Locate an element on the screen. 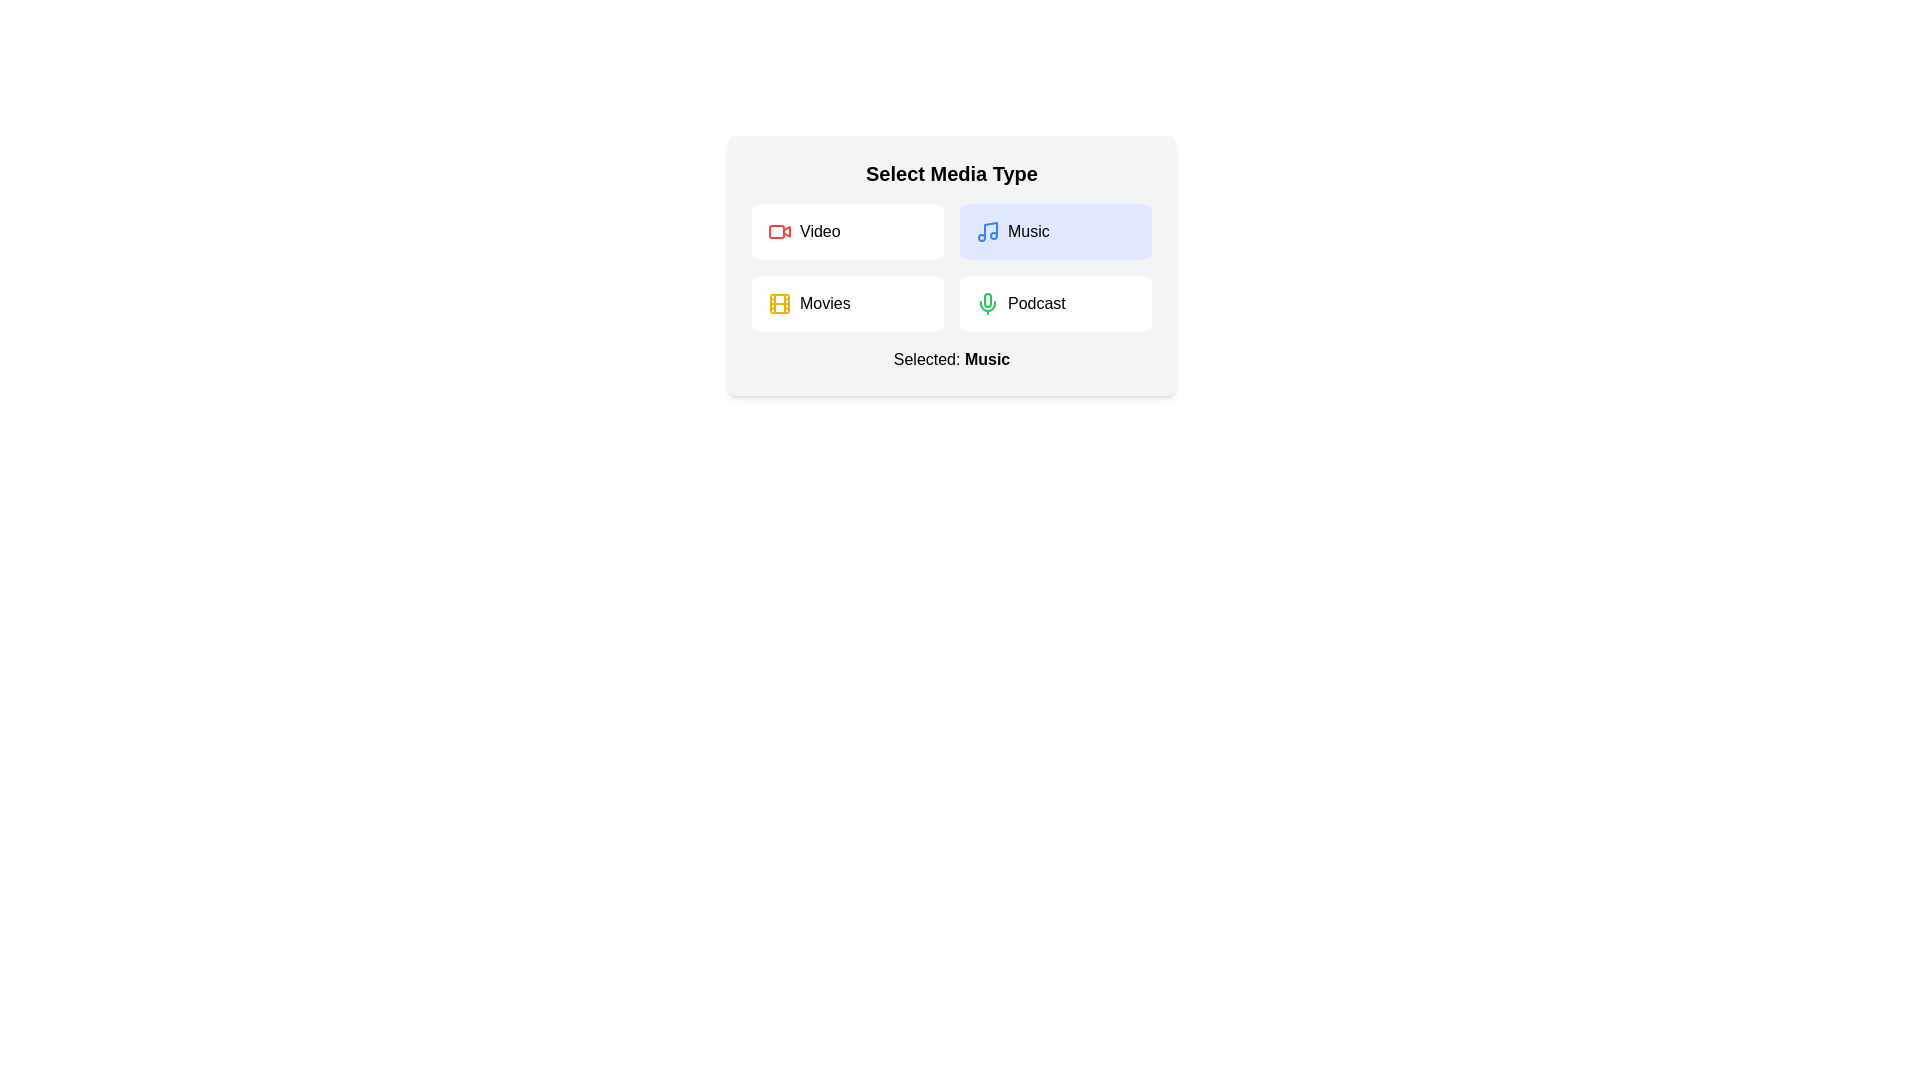 The image size is (1920, 1080). the media type Movies by clicking on its corresponding button is located at coordinates (848, 304).